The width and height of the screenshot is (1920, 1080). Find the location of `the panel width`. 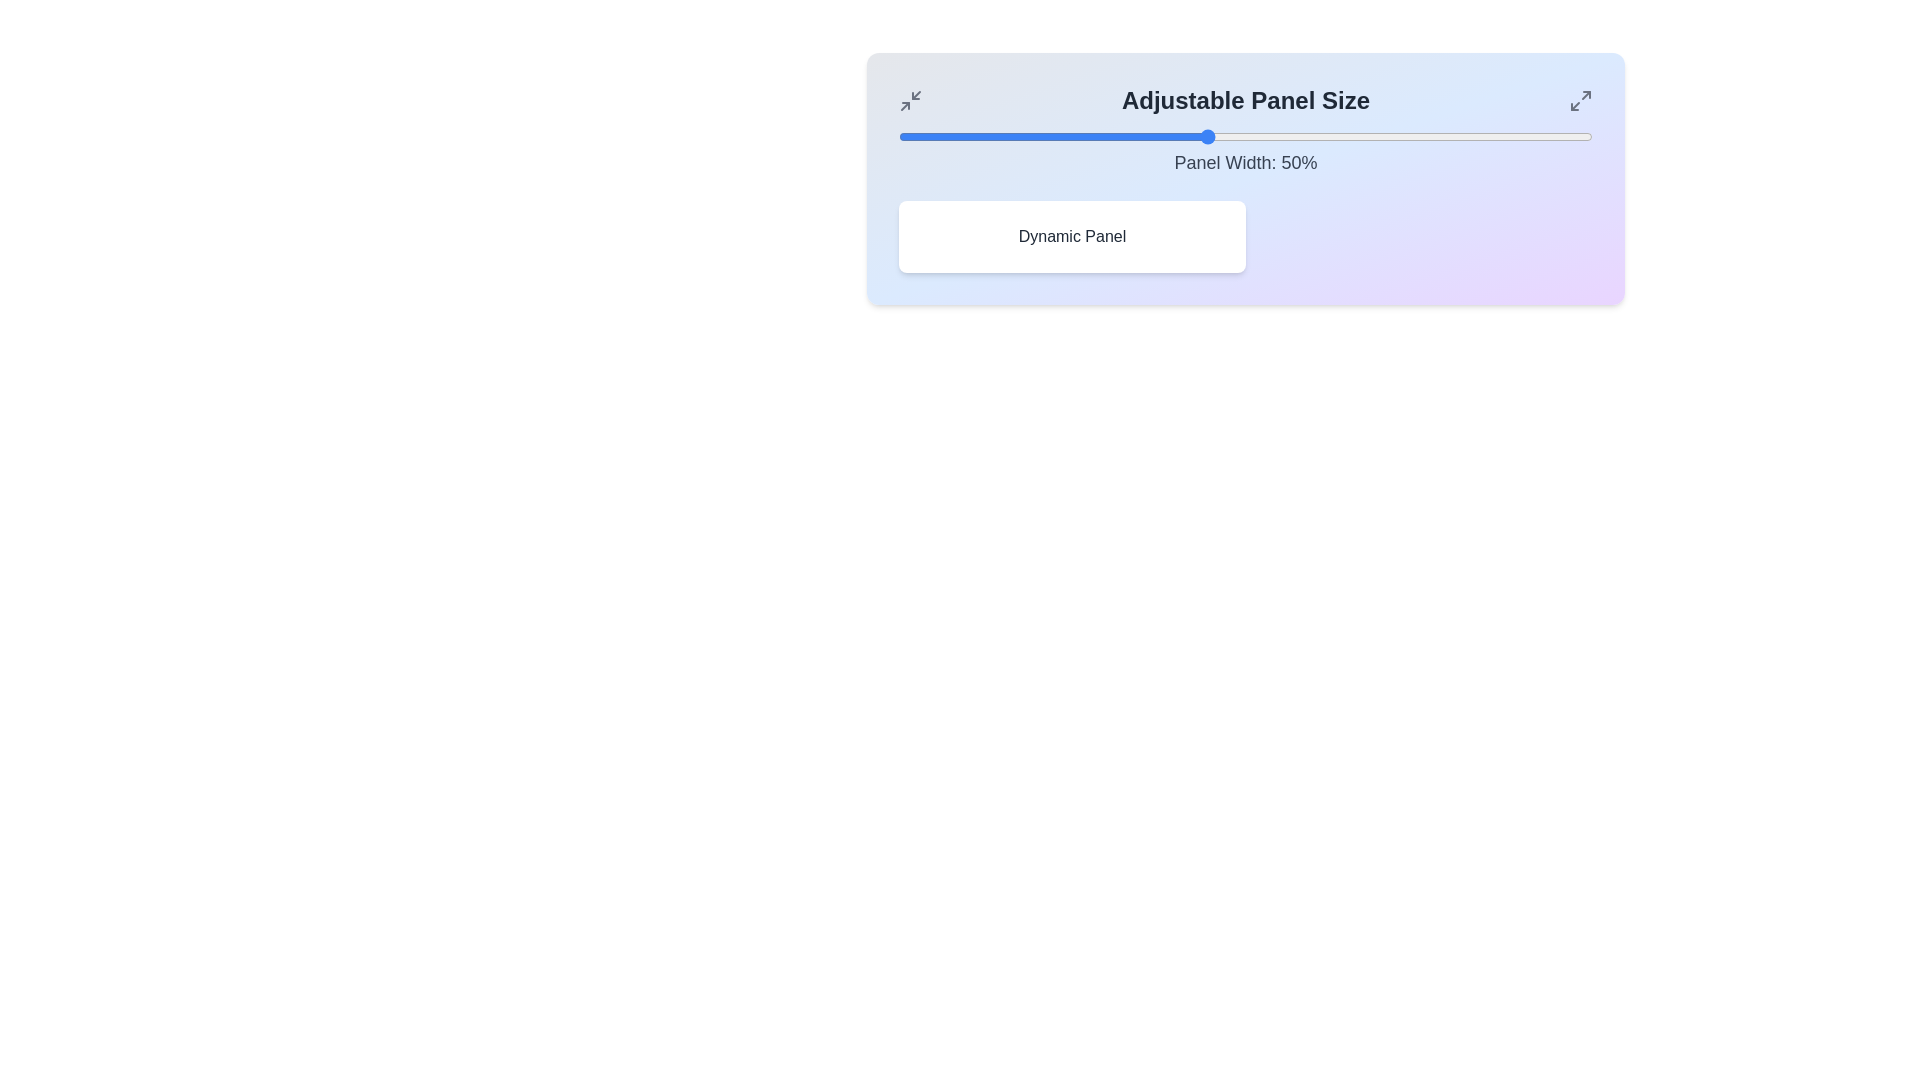

the panel width is located at coordinates (1245, 136).